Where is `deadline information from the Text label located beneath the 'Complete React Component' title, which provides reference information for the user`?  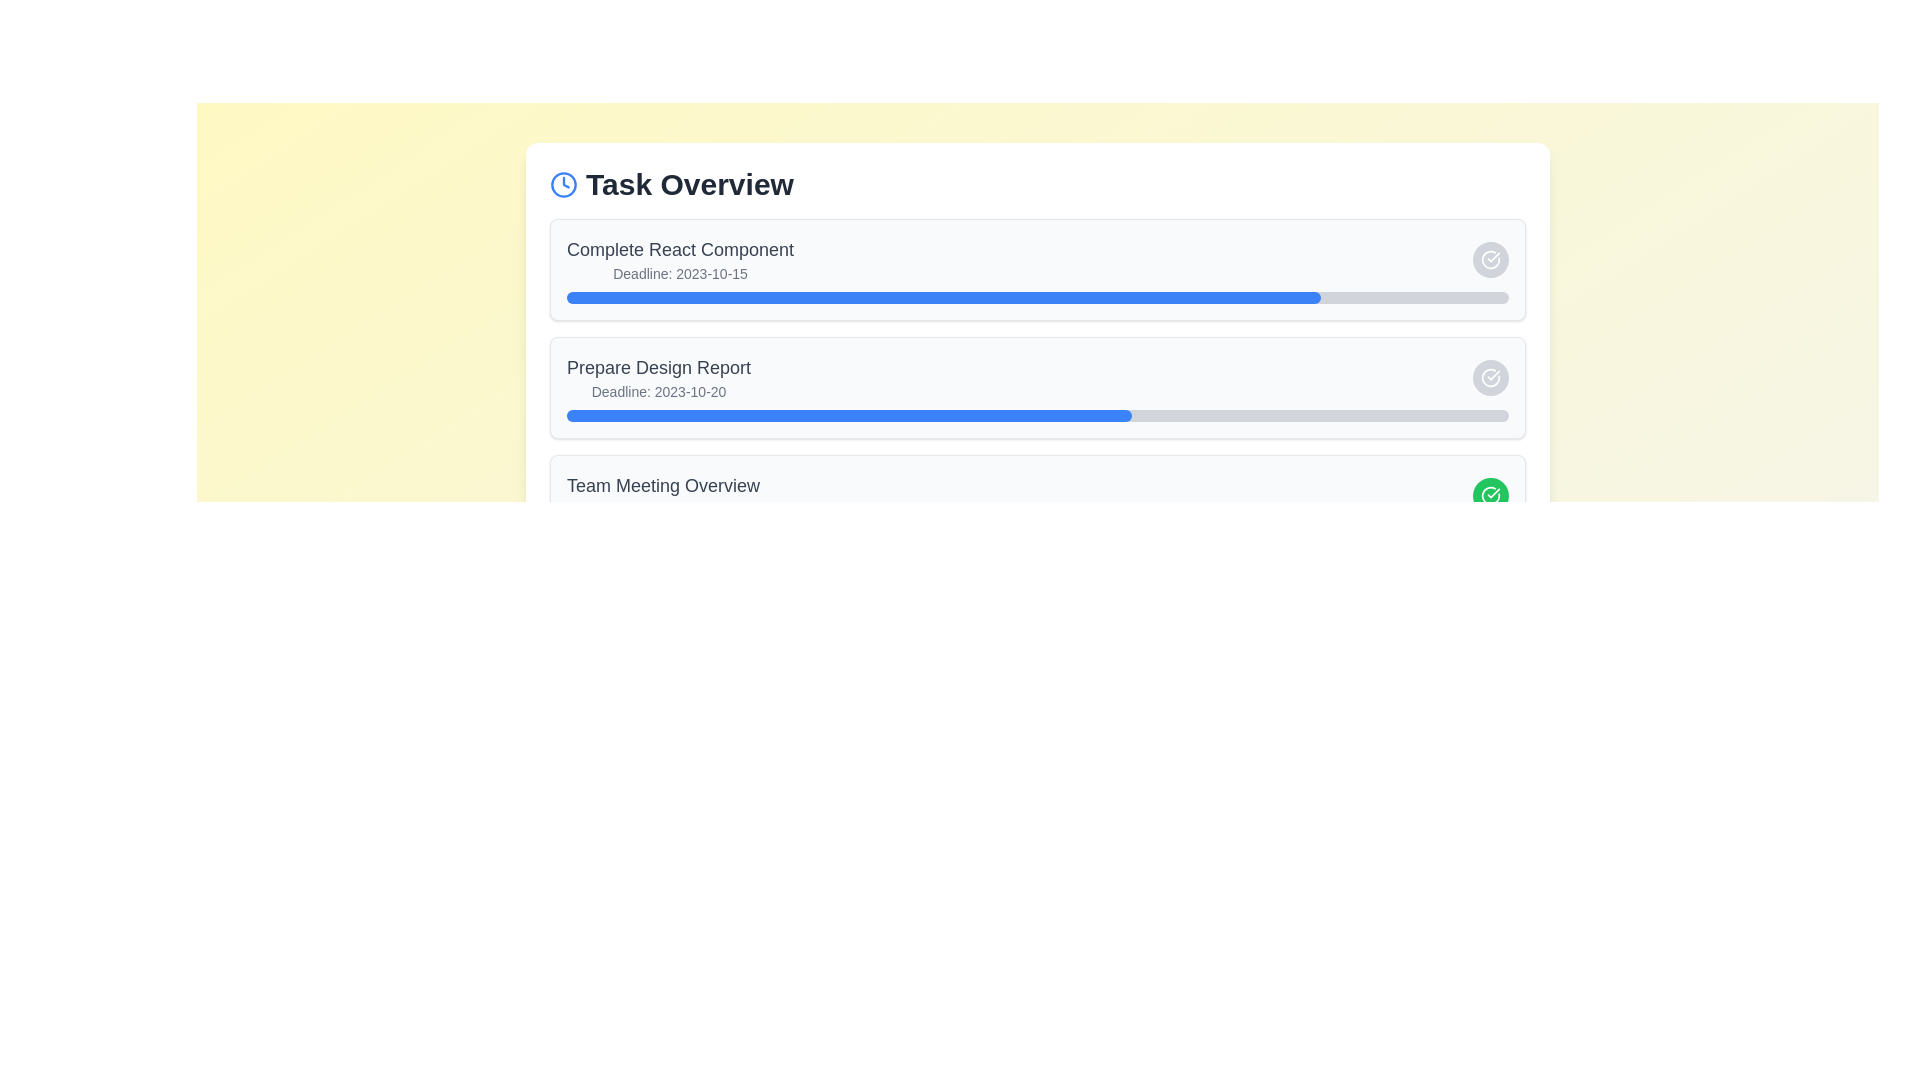
deadline information from the Text label located beneath the 'Complete React Component' title, which provides reference information for the user is located at coordinates (680, 273).